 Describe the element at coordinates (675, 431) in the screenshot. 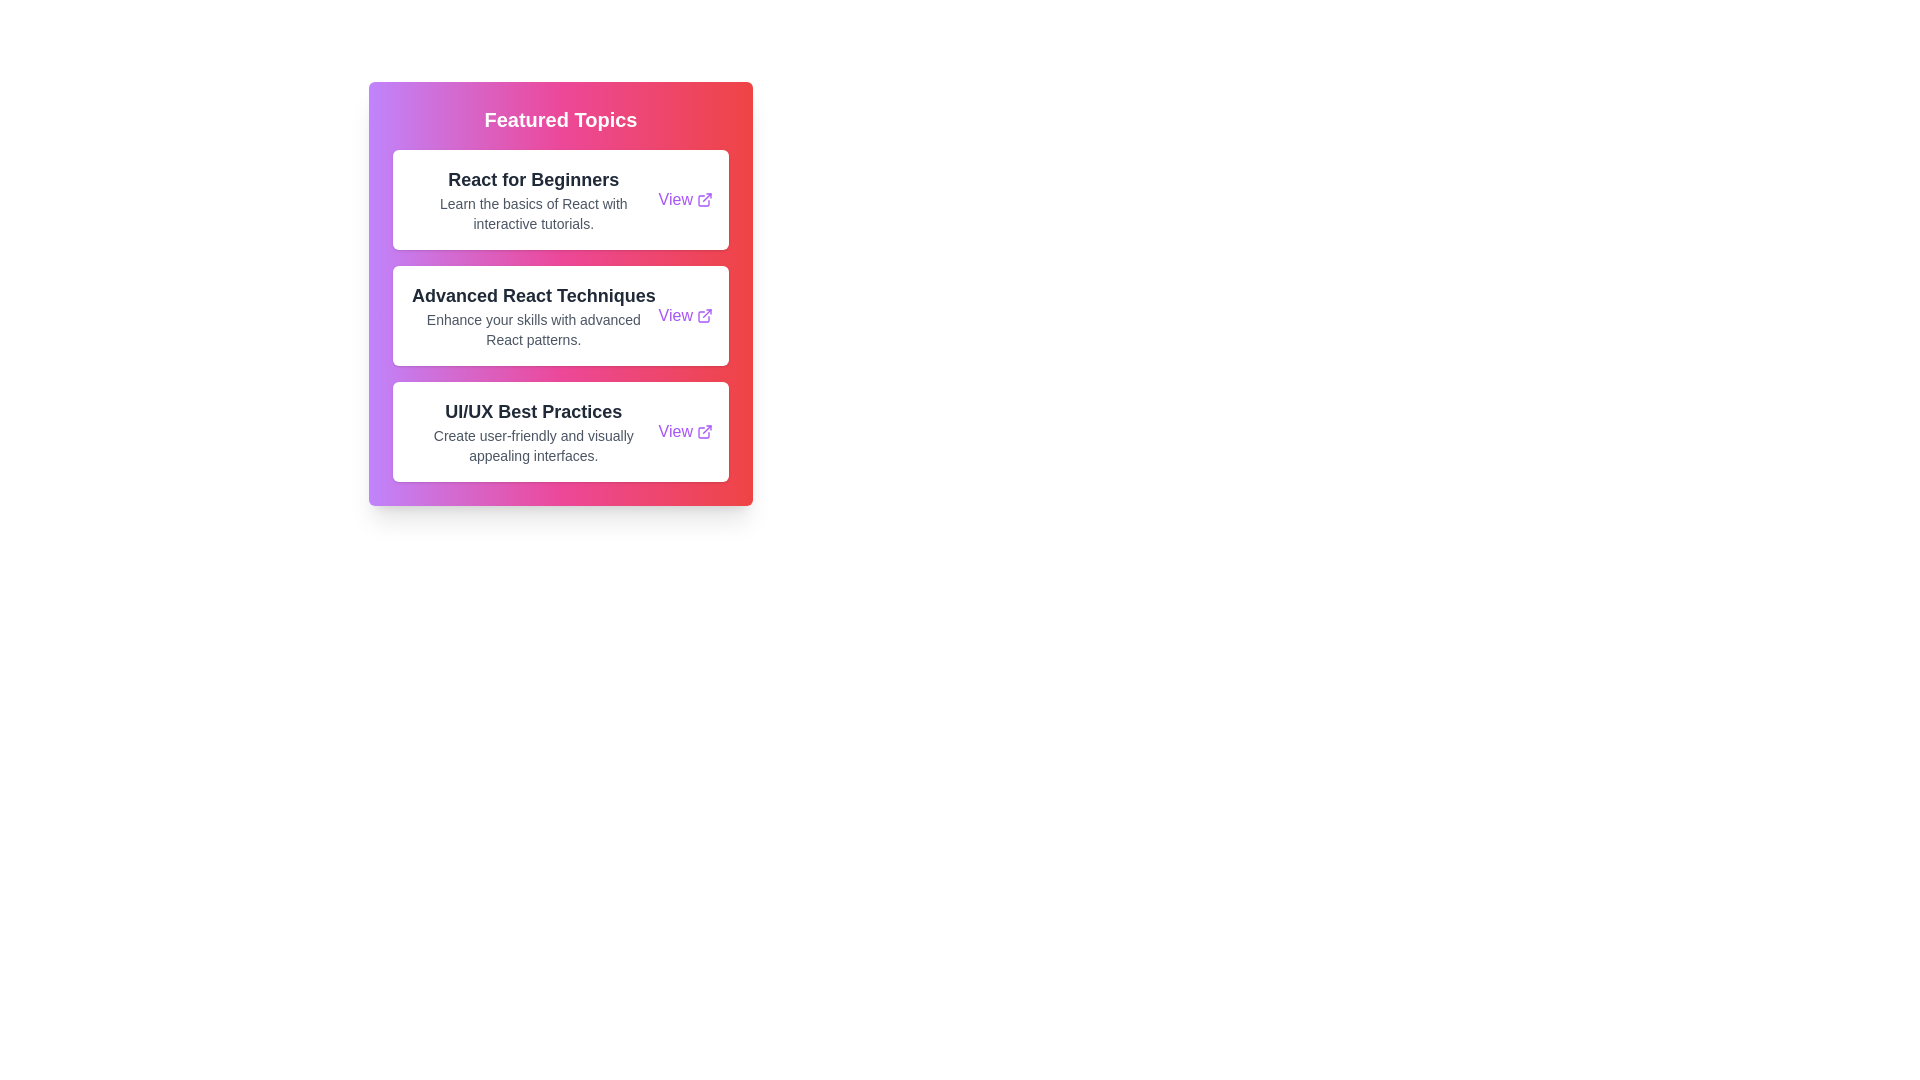

I see `the Text label within the hyperlink that provides information about 'UI/UX Best Practices'` at that location.